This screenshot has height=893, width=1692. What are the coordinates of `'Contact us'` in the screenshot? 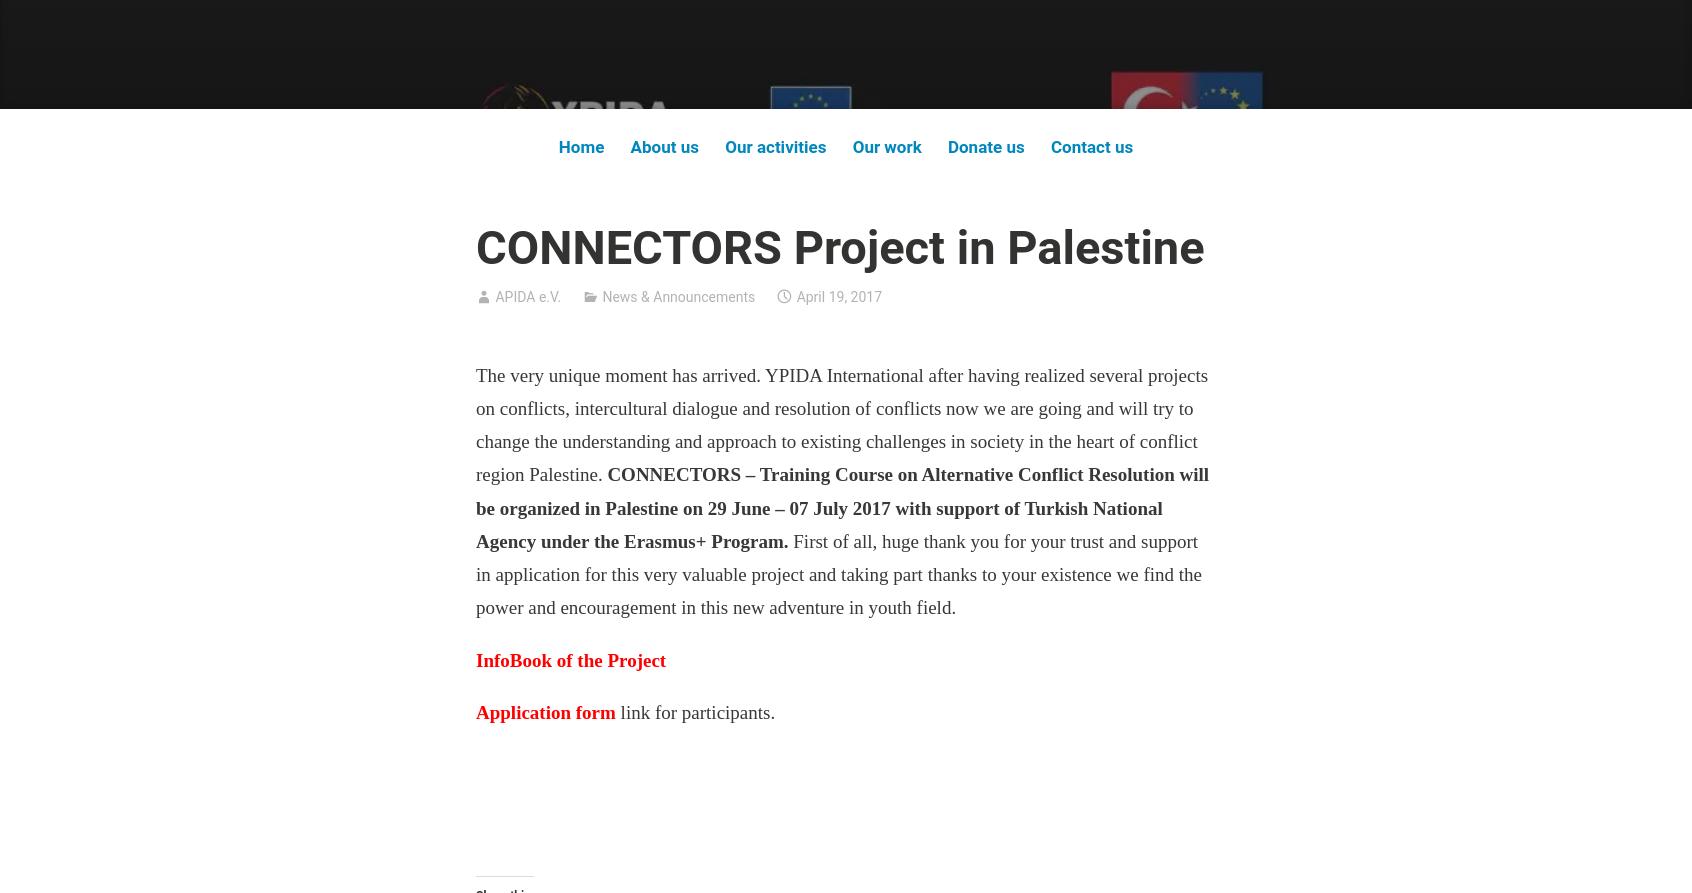 It's located at (1091, 146).